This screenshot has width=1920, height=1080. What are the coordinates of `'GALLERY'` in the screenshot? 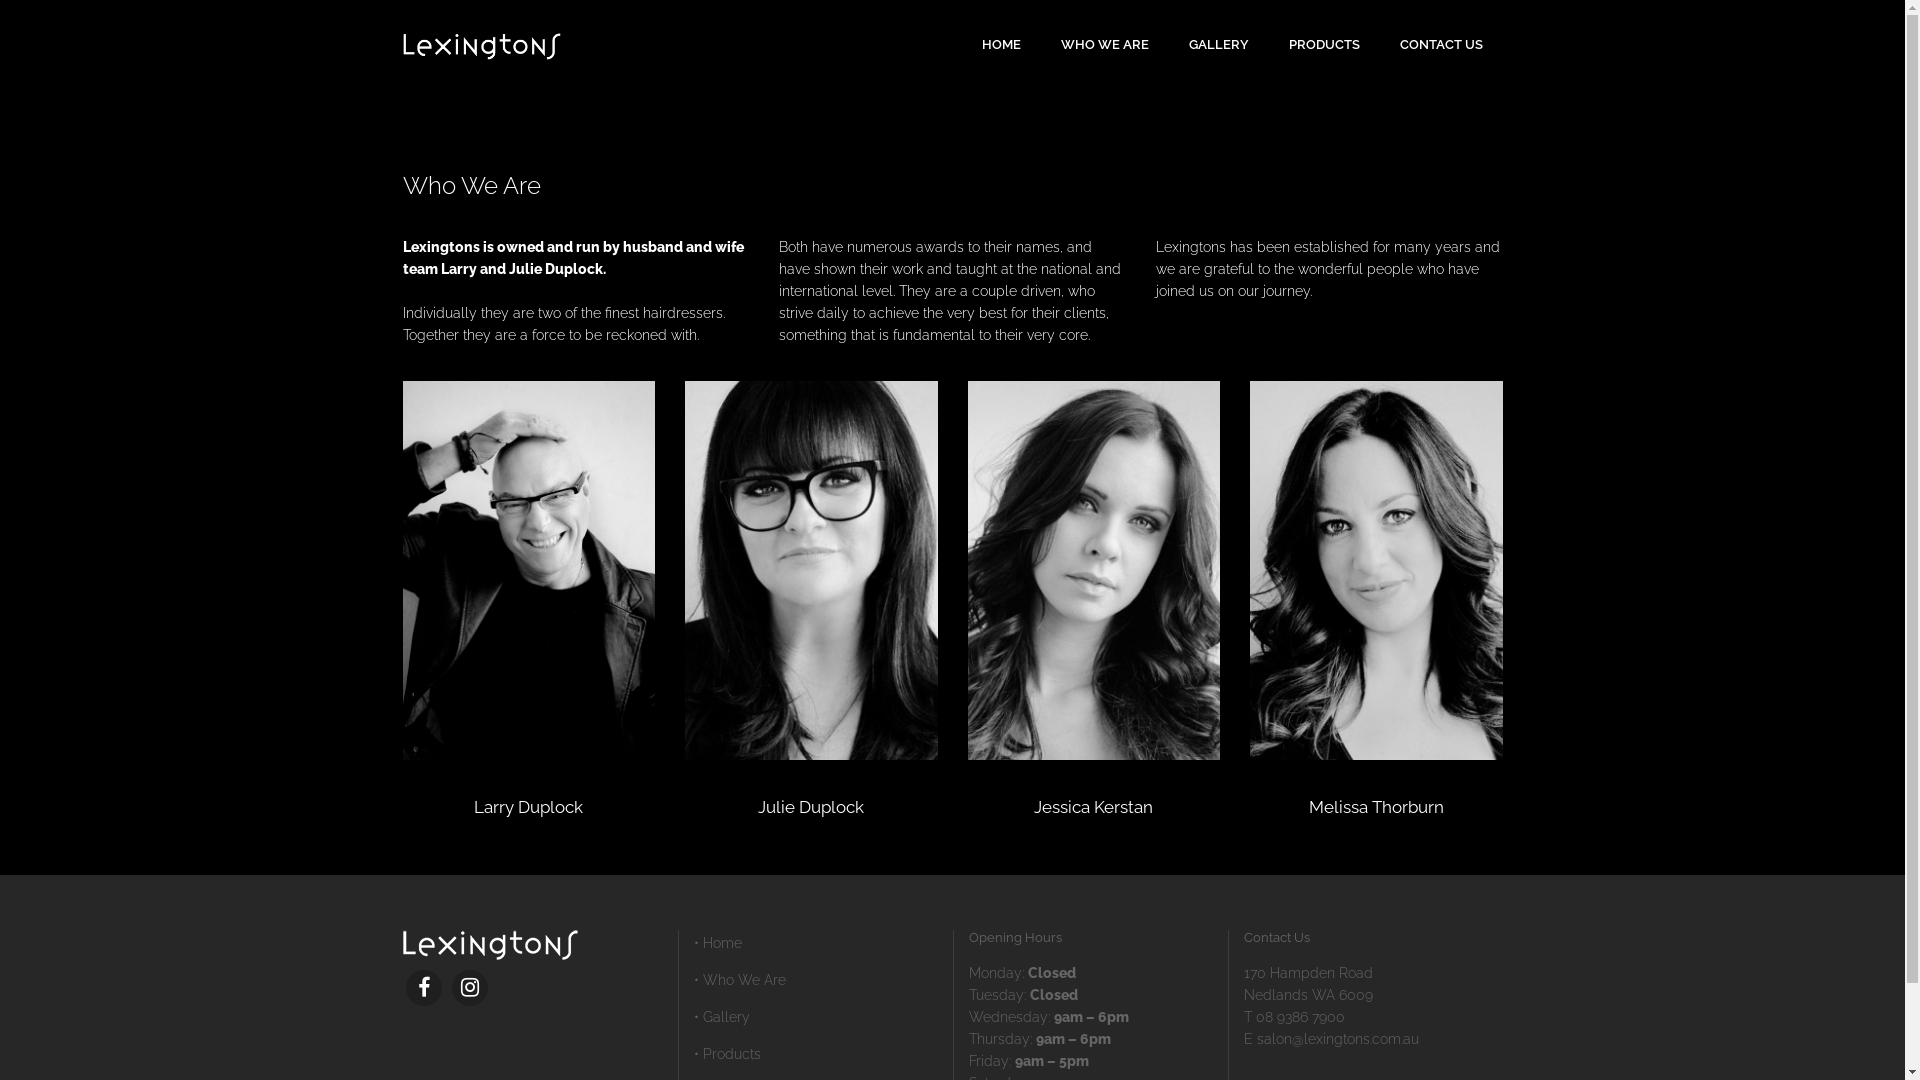 It's located at (1217, 45).